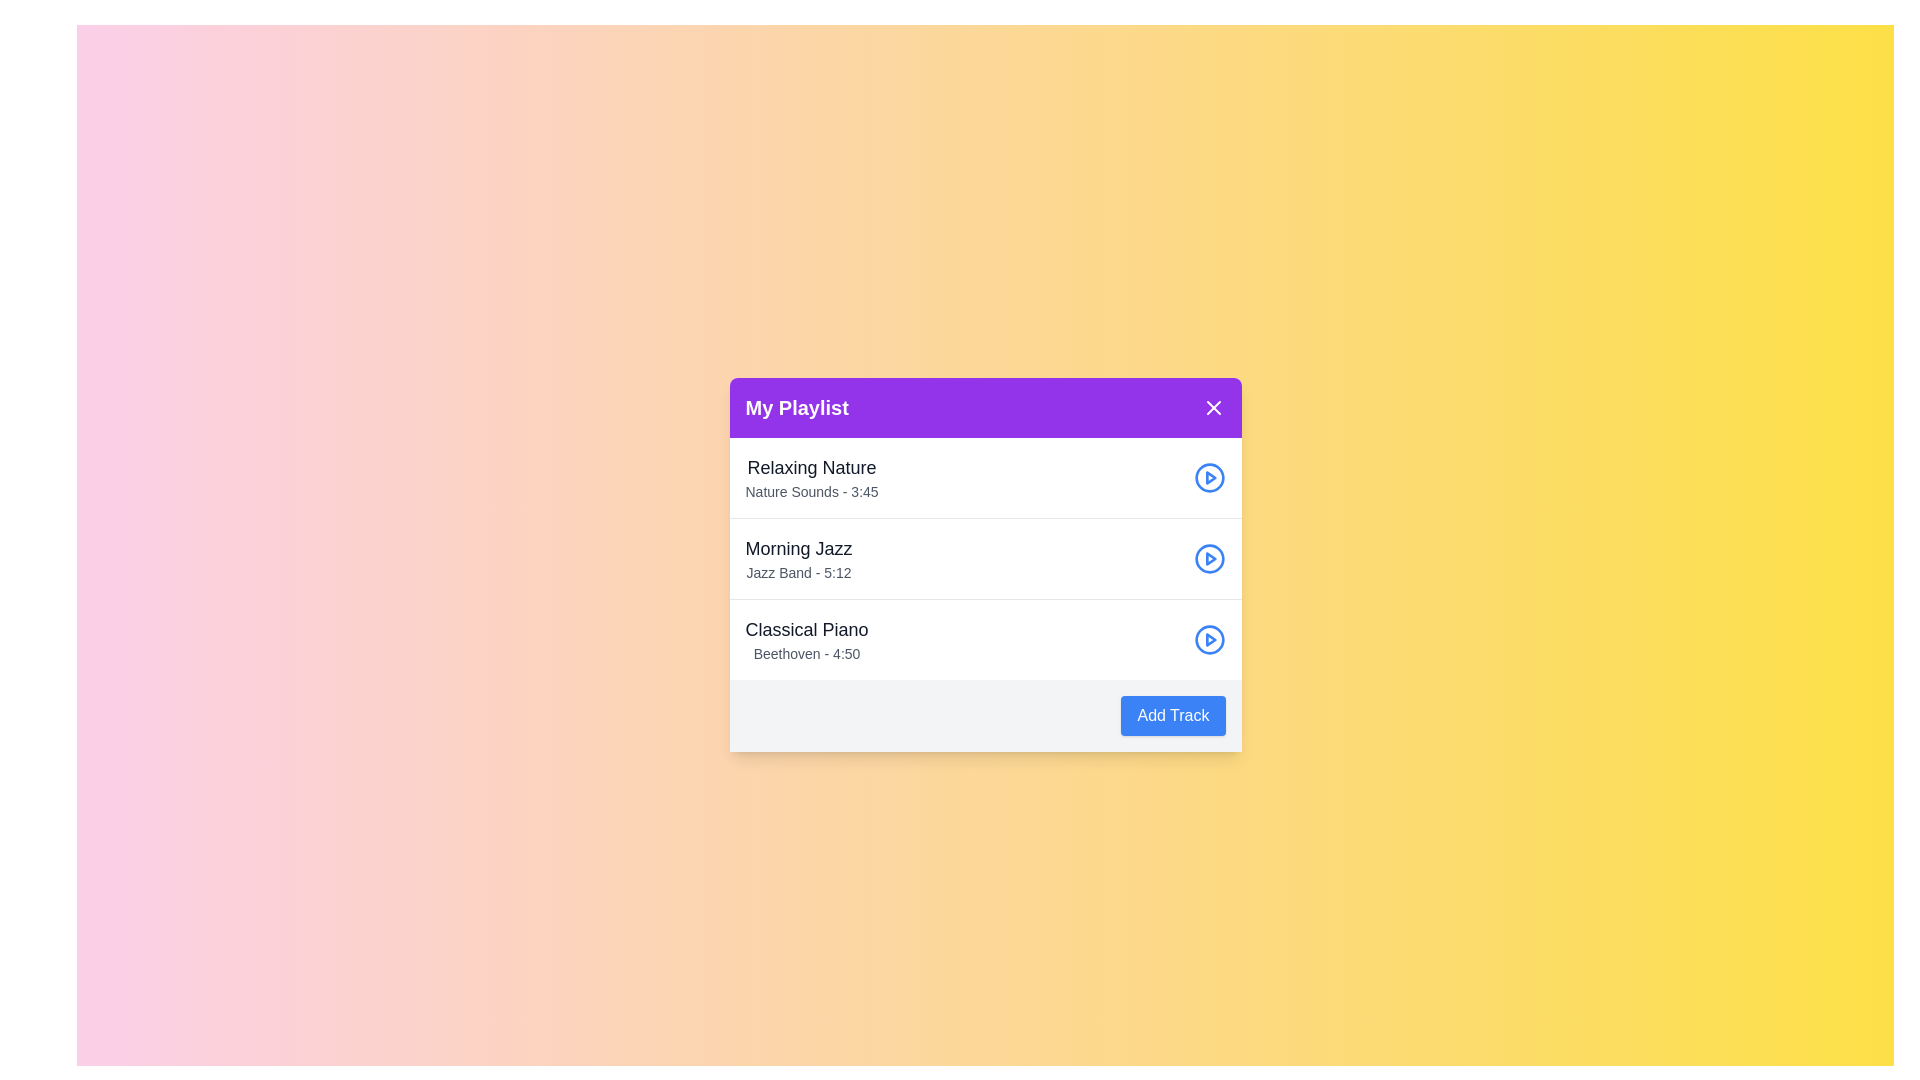 The image size is (1920, 1080). What do you see at coordinates (1173, 715) in the screenshot?
I see `the 'Add Track' button to add a new track` at bounding box center [1173, 715].